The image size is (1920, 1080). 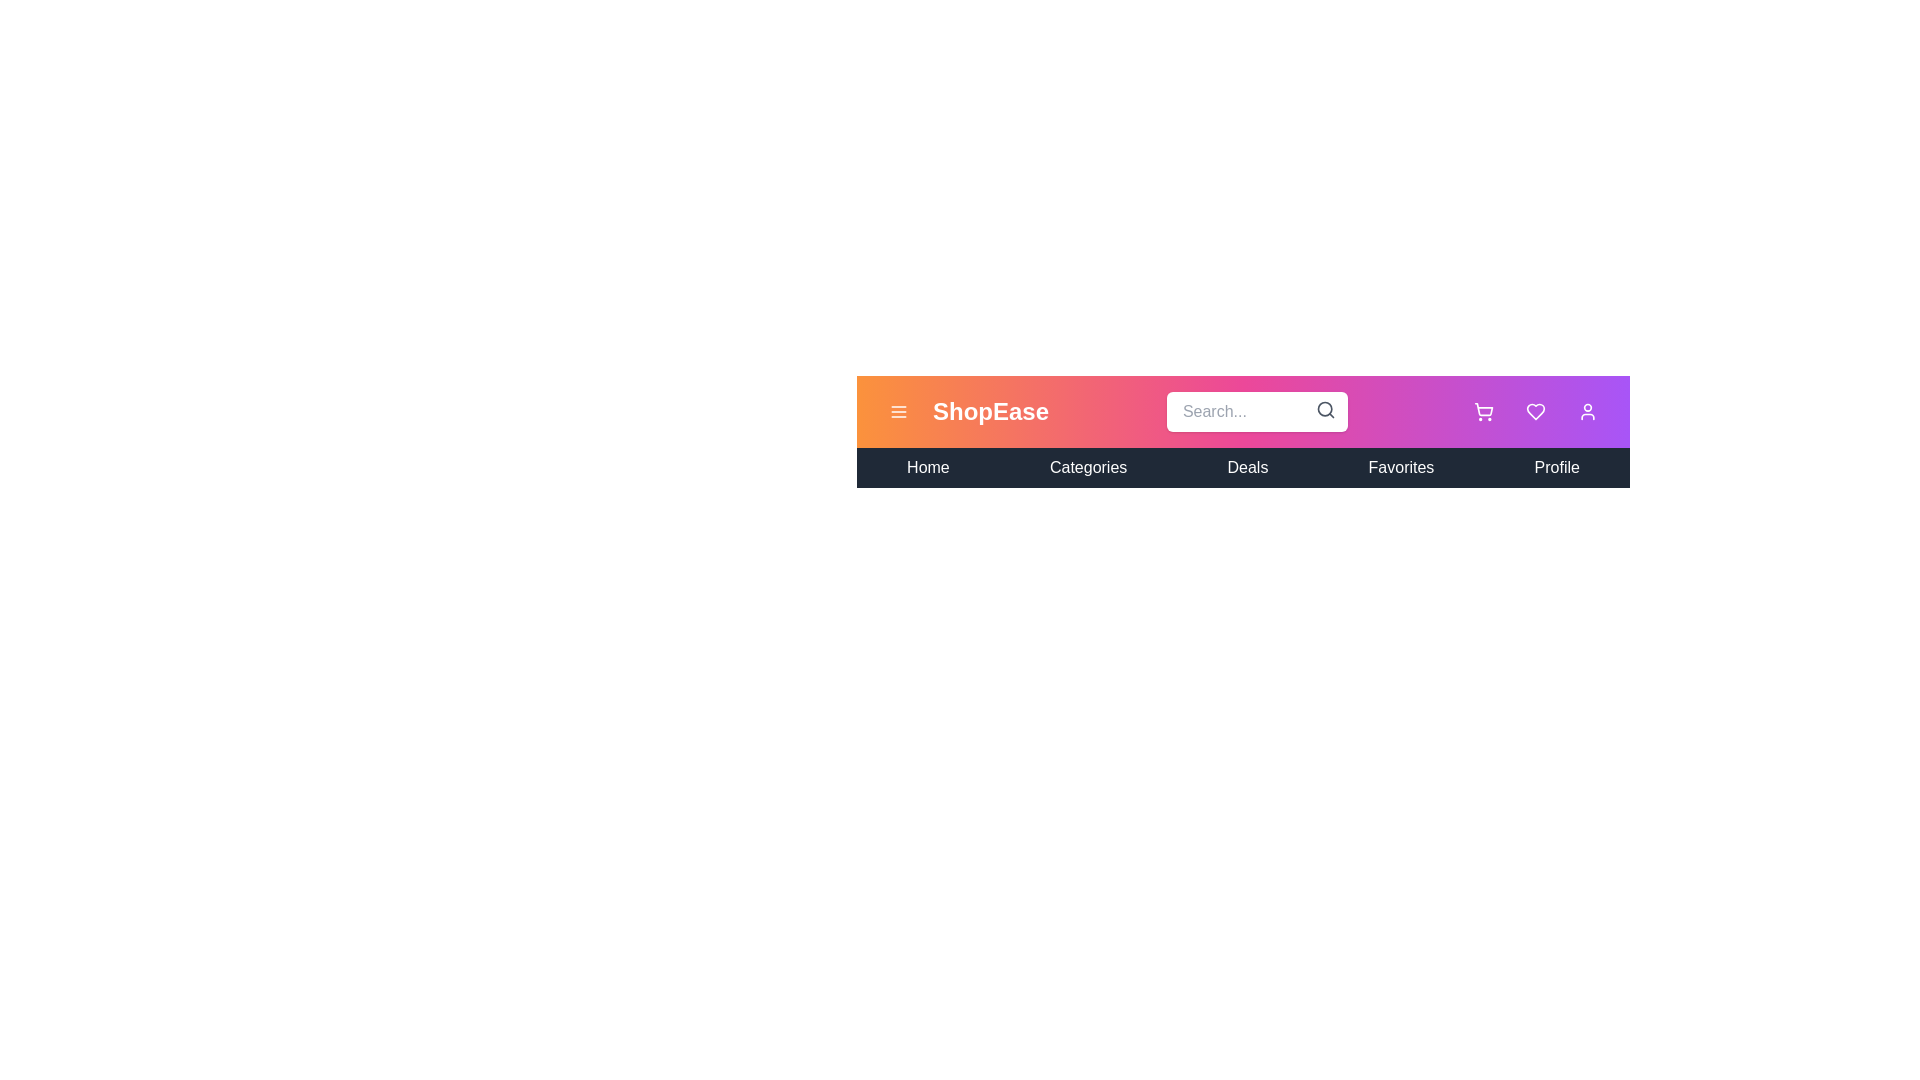 What do you see at coordinates (1400, 467) in the screenshot?
I see `the Favorites from the navigation menu` at bounding box center [1400, 467].